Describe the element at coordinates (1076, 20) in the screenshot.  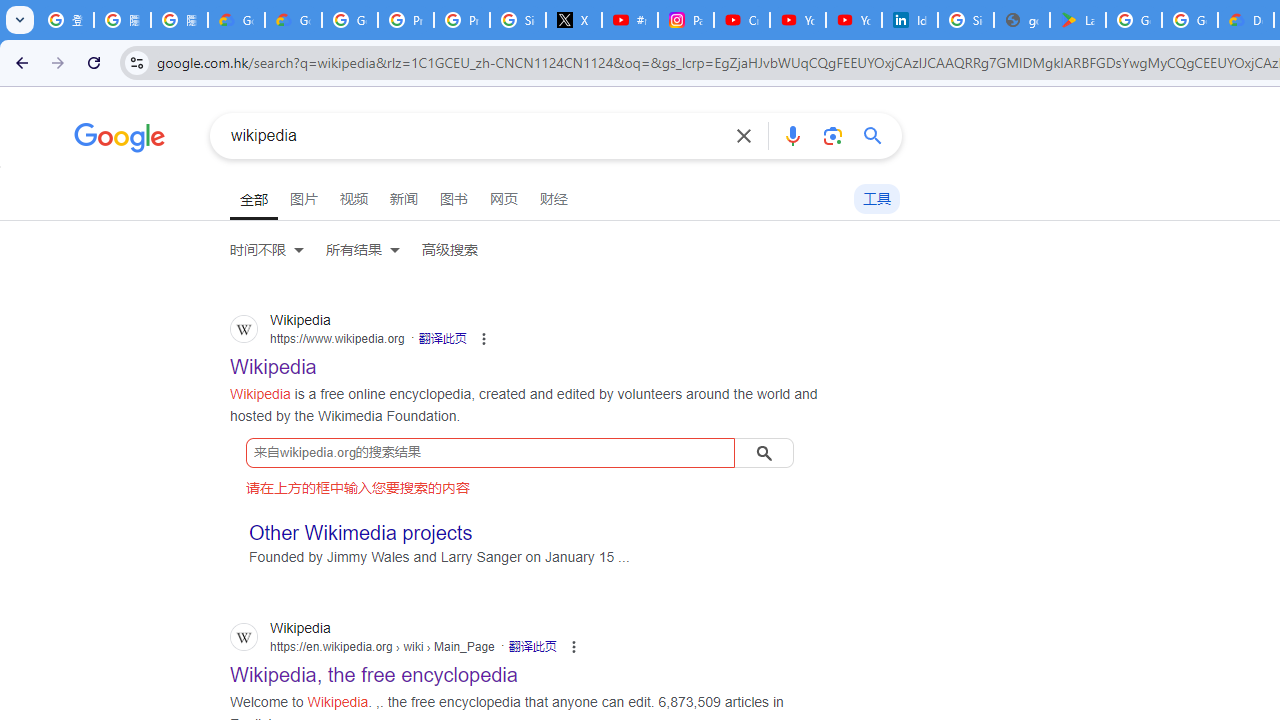
I see `'Last Shelter: Survival - Apps on Google Play'` at that location.